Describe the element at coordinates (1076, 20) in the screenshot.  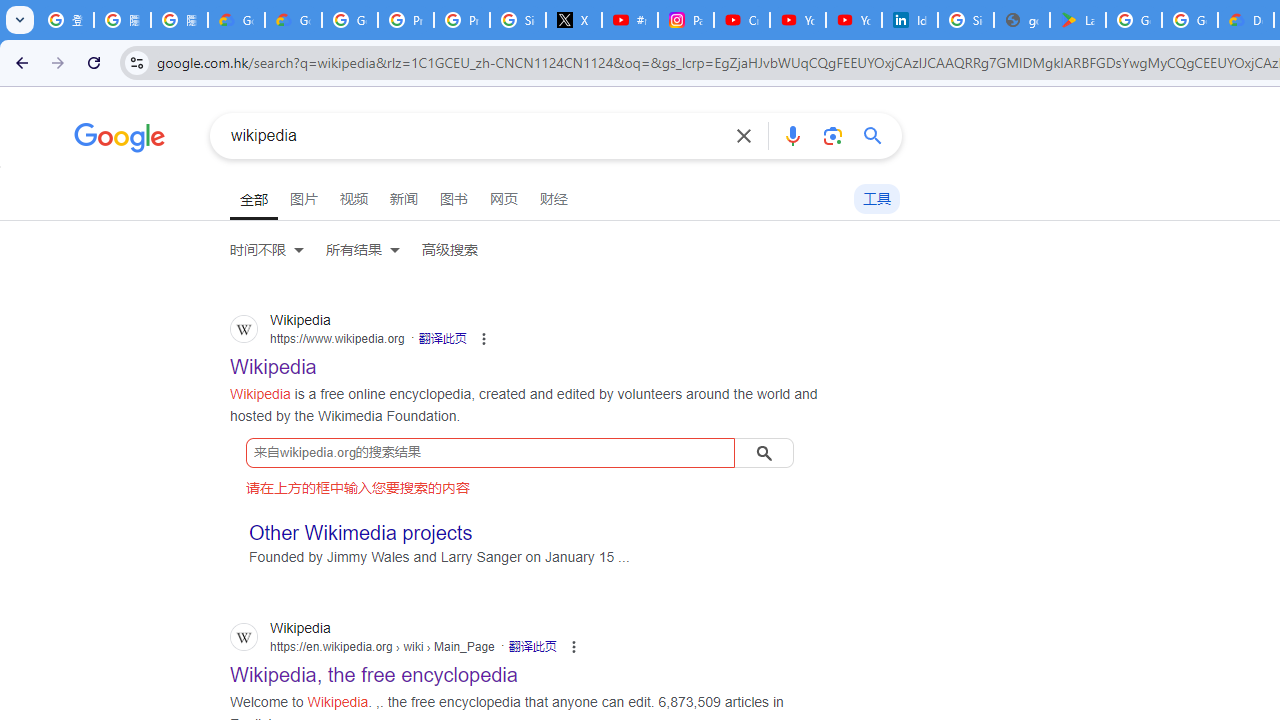
I see `'Last Shelter: Survival - Apps on Google Play'` at that location.